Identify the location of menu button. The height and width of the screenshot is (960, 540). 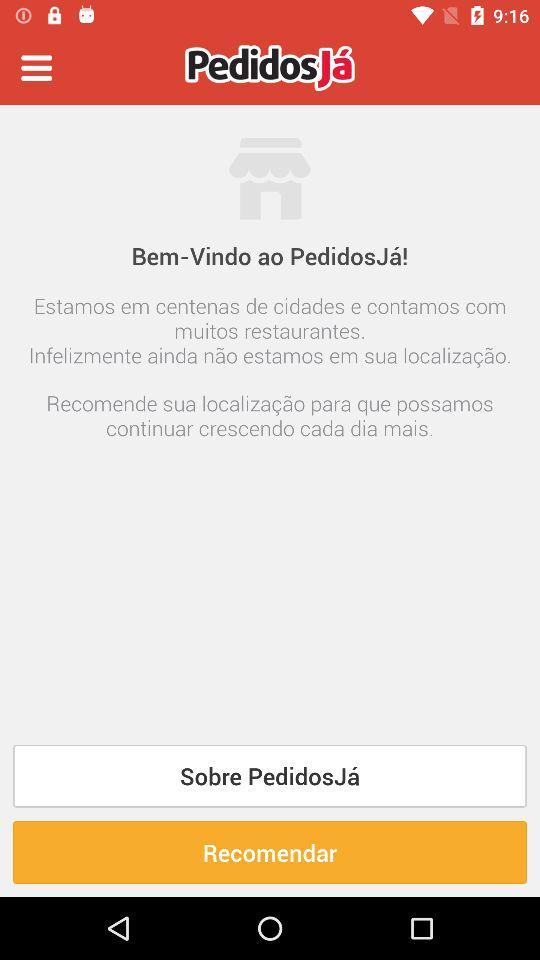
(36, 68).